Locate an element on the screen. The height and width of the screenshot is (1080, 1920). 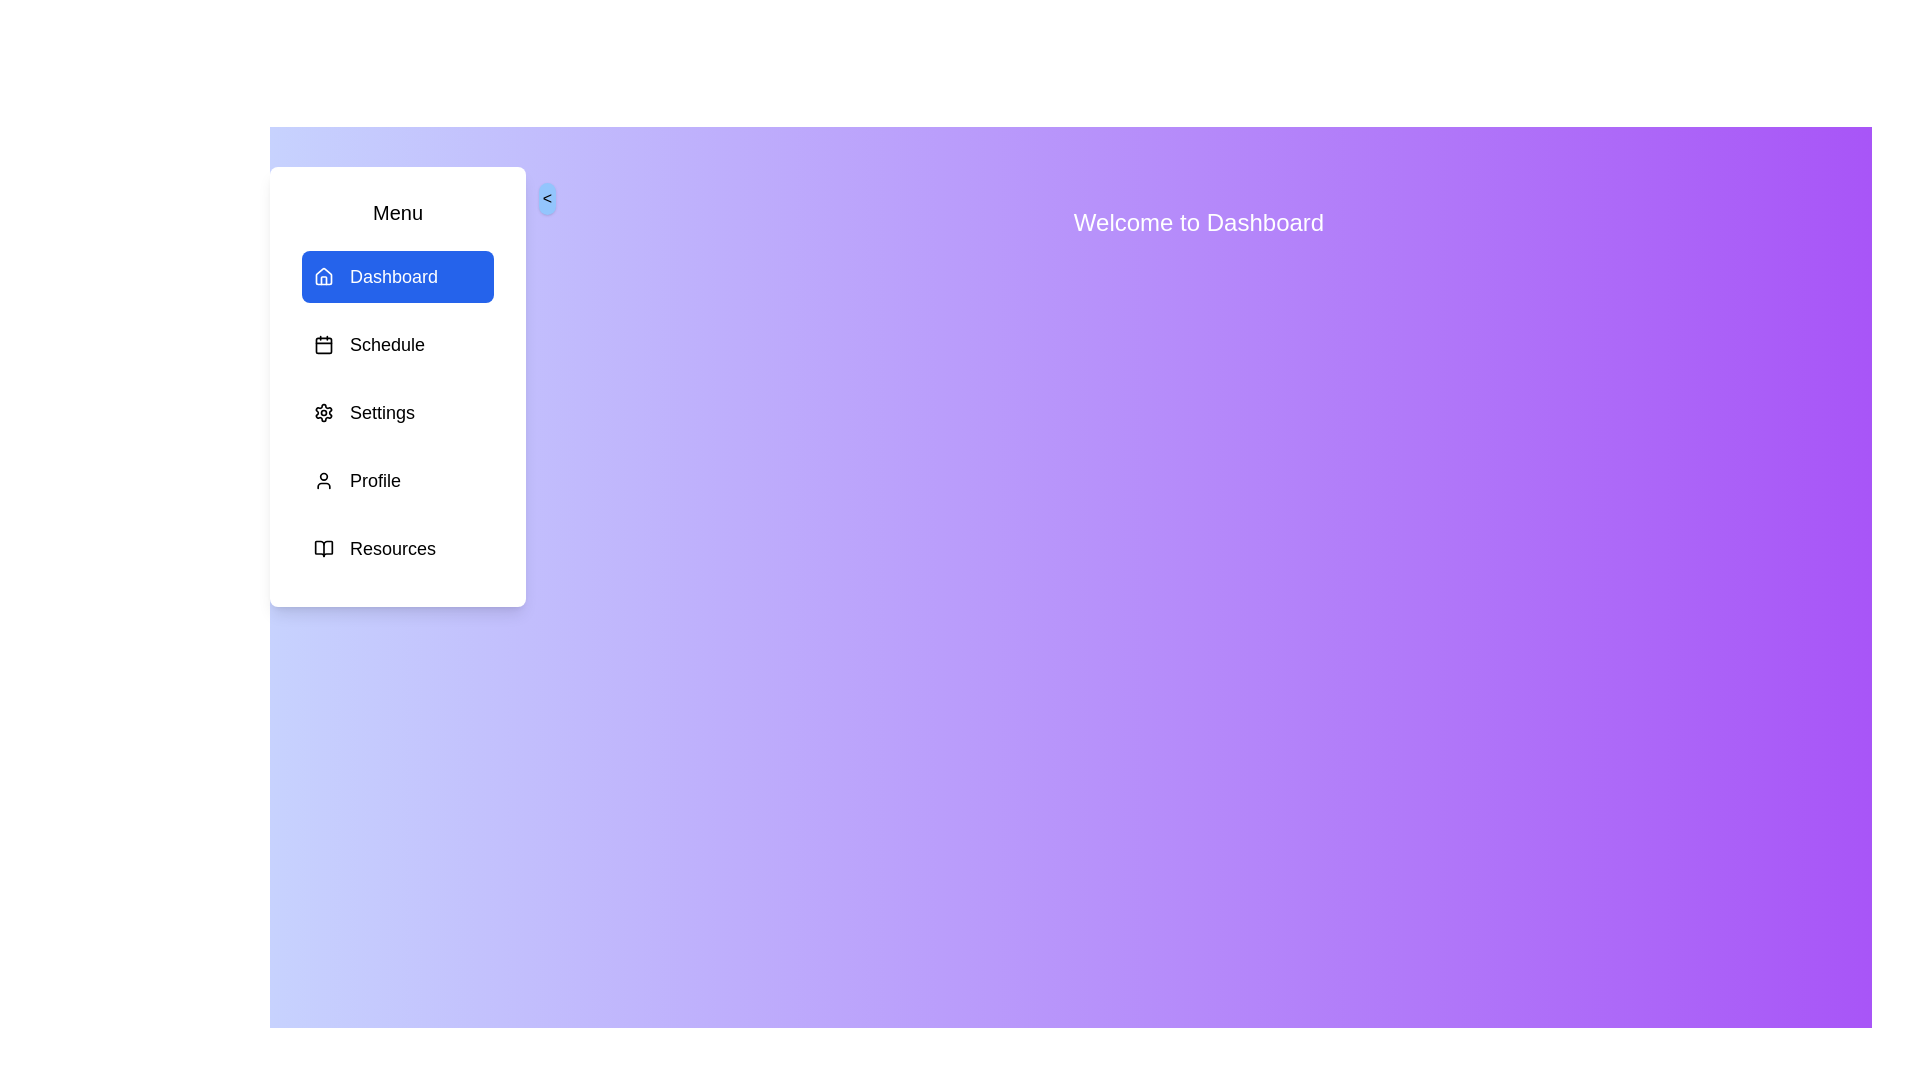
the menu item Dashboard to observe its hover effect is located at coordinates (398, 277).